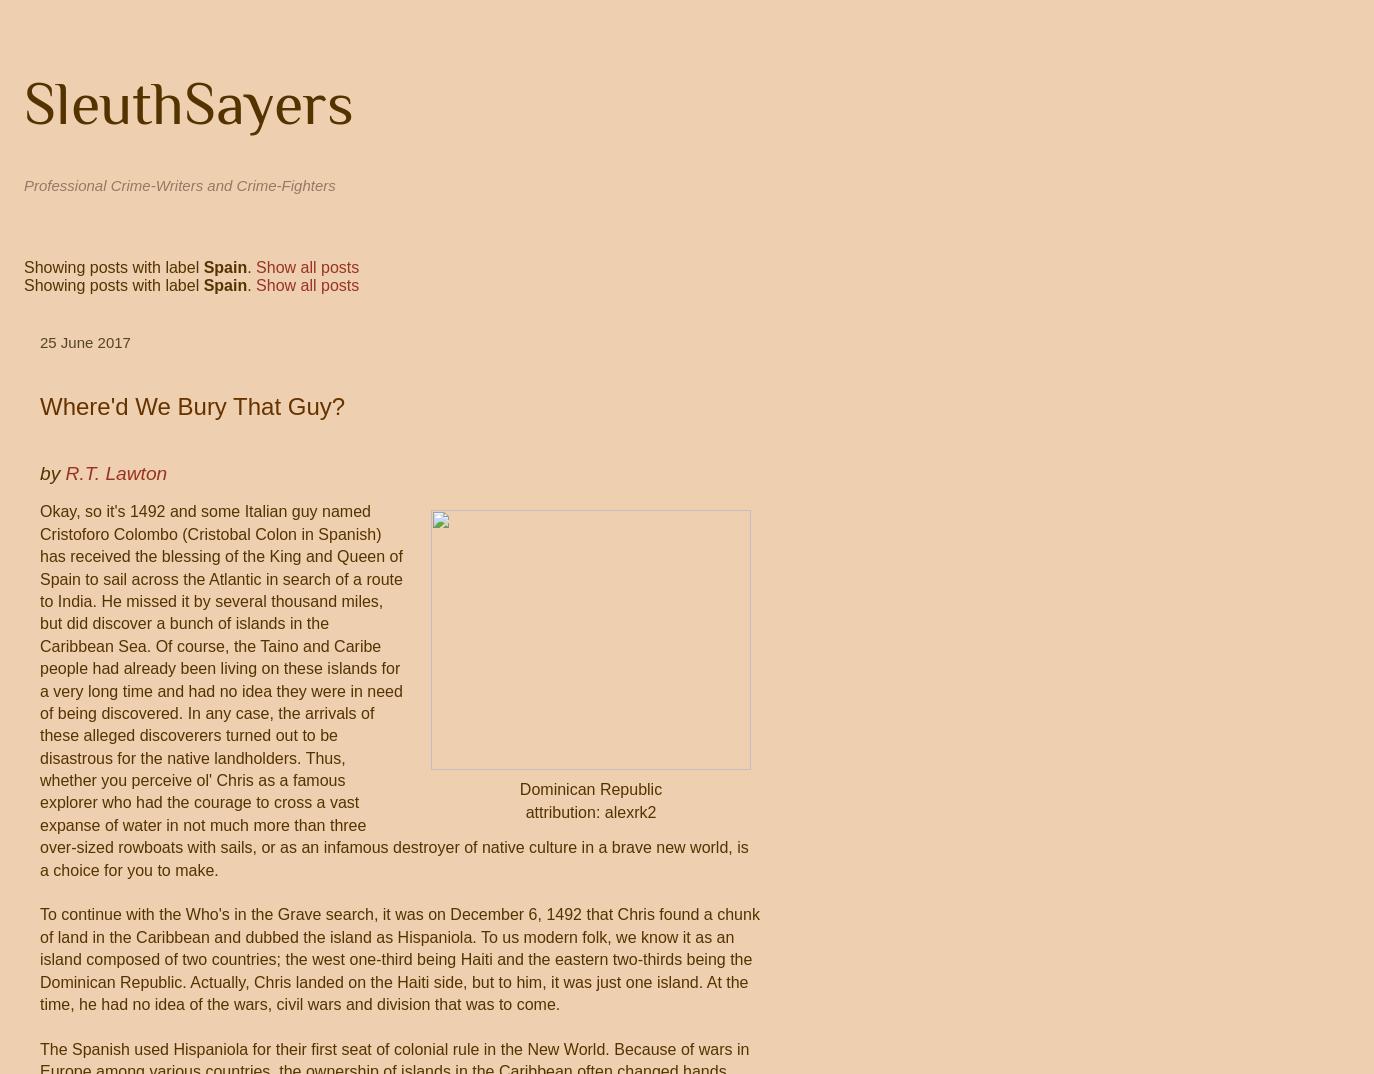  Describe the element at coordinates (84, 340) in the screenshot. I see `'25 June 2017'` at that location.